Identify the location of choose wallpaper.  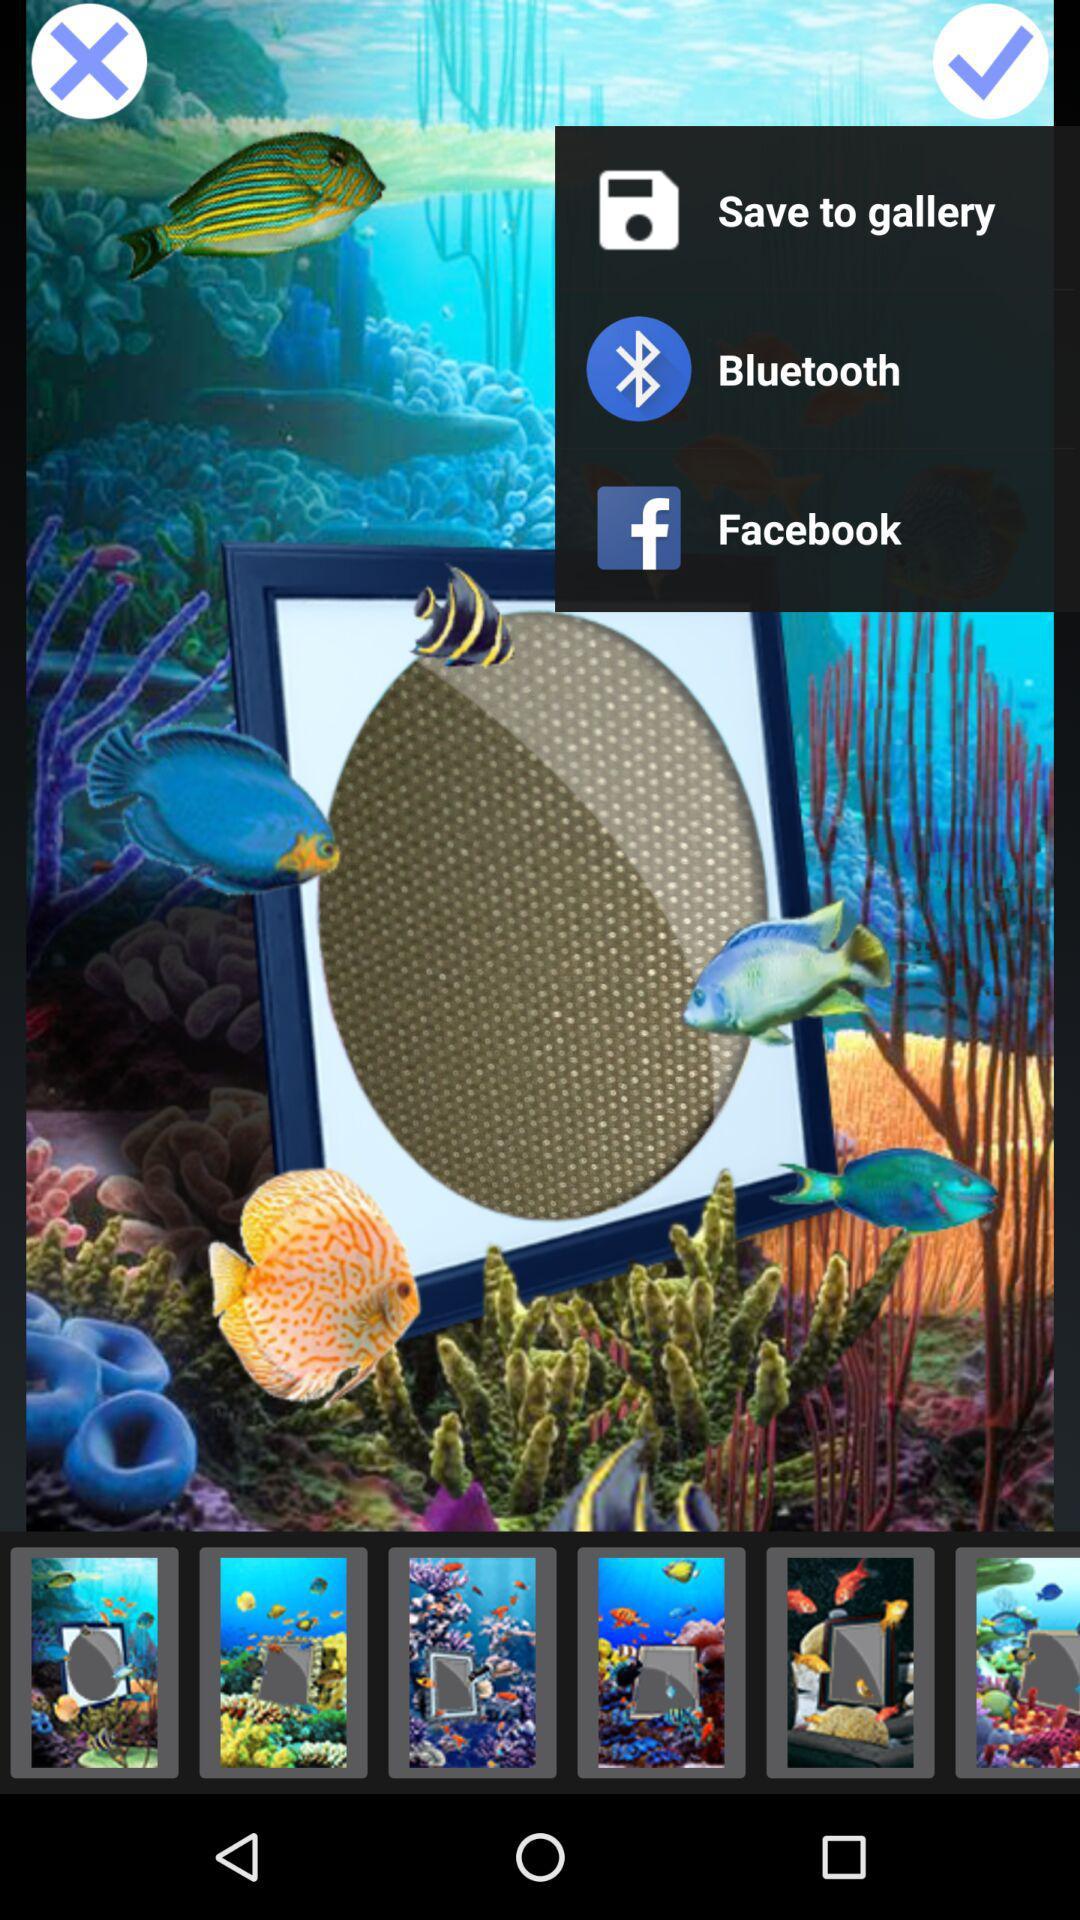
(850, 1662).